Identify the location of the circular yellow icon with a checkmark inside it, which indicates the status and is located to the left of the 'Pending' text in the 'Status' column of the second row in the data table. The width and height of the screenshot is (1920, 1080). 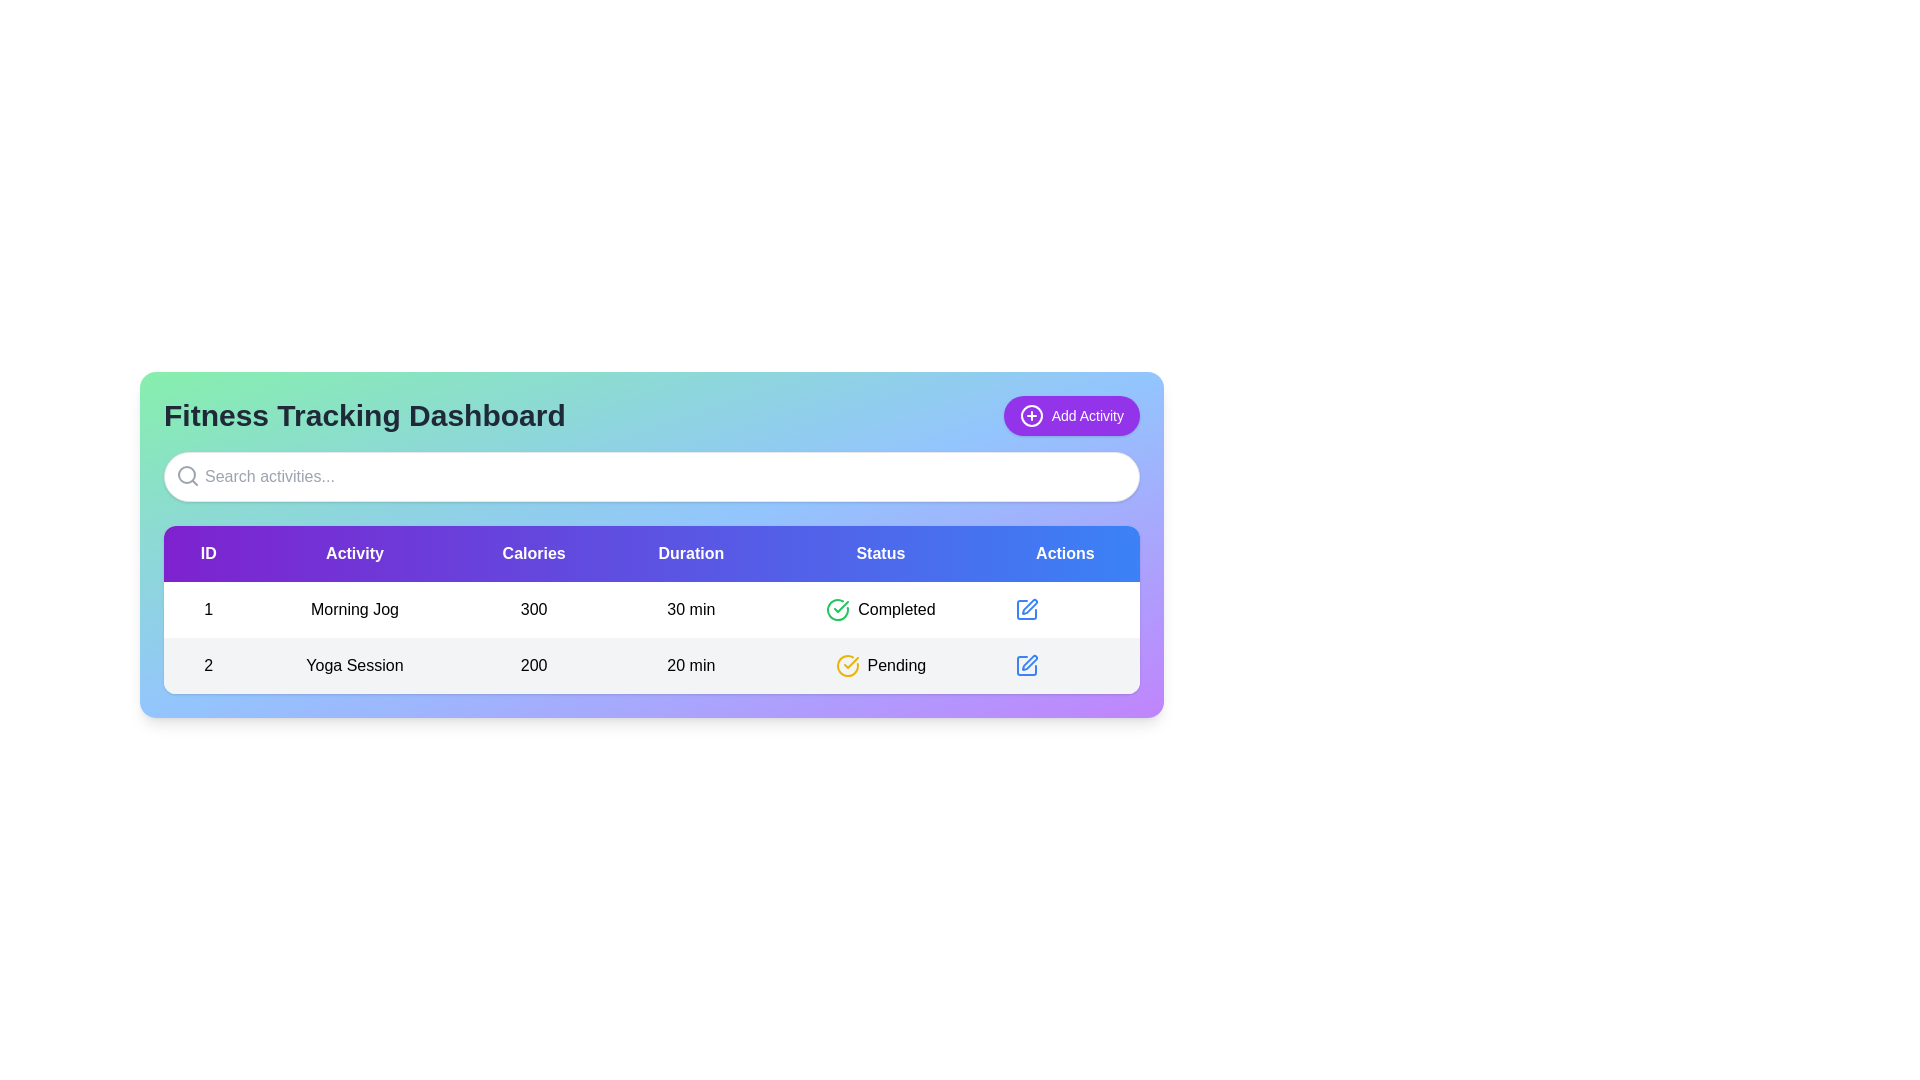
(847, 666).